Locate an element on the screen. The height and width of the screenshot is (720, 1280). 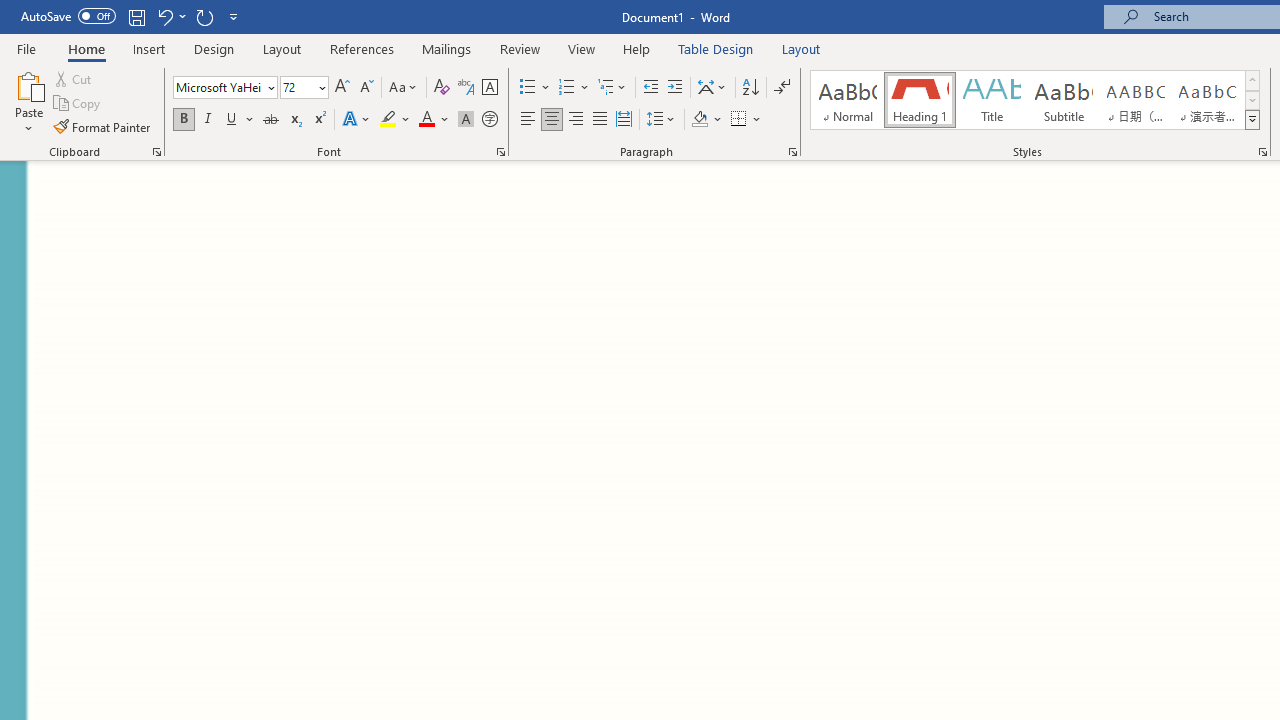
'AutomationID: QuickStylesGallery' is located at coordinates (1036, 100).